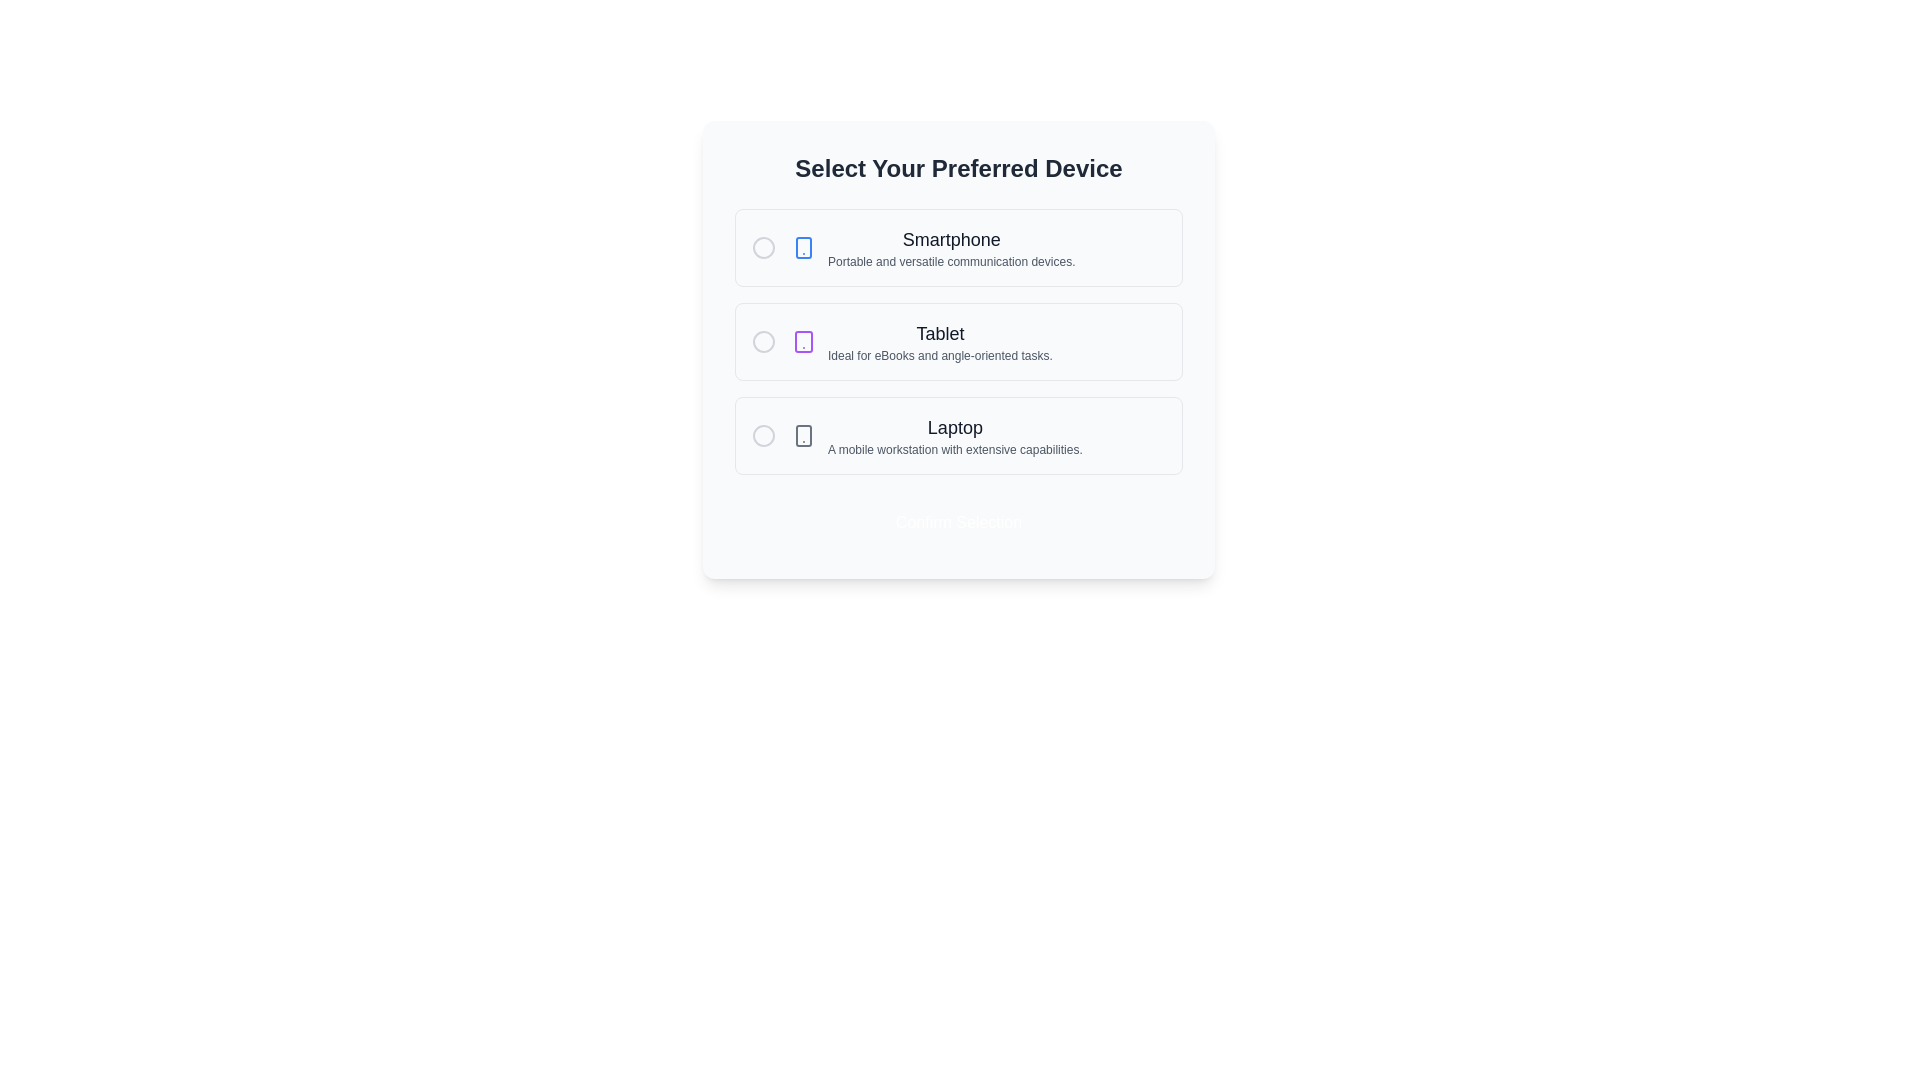  I want to click on the 'Smartphone' text label, which is prominently displayed in bold black font within the 'Select Your Preferred Device' option group, so click(950, 238).